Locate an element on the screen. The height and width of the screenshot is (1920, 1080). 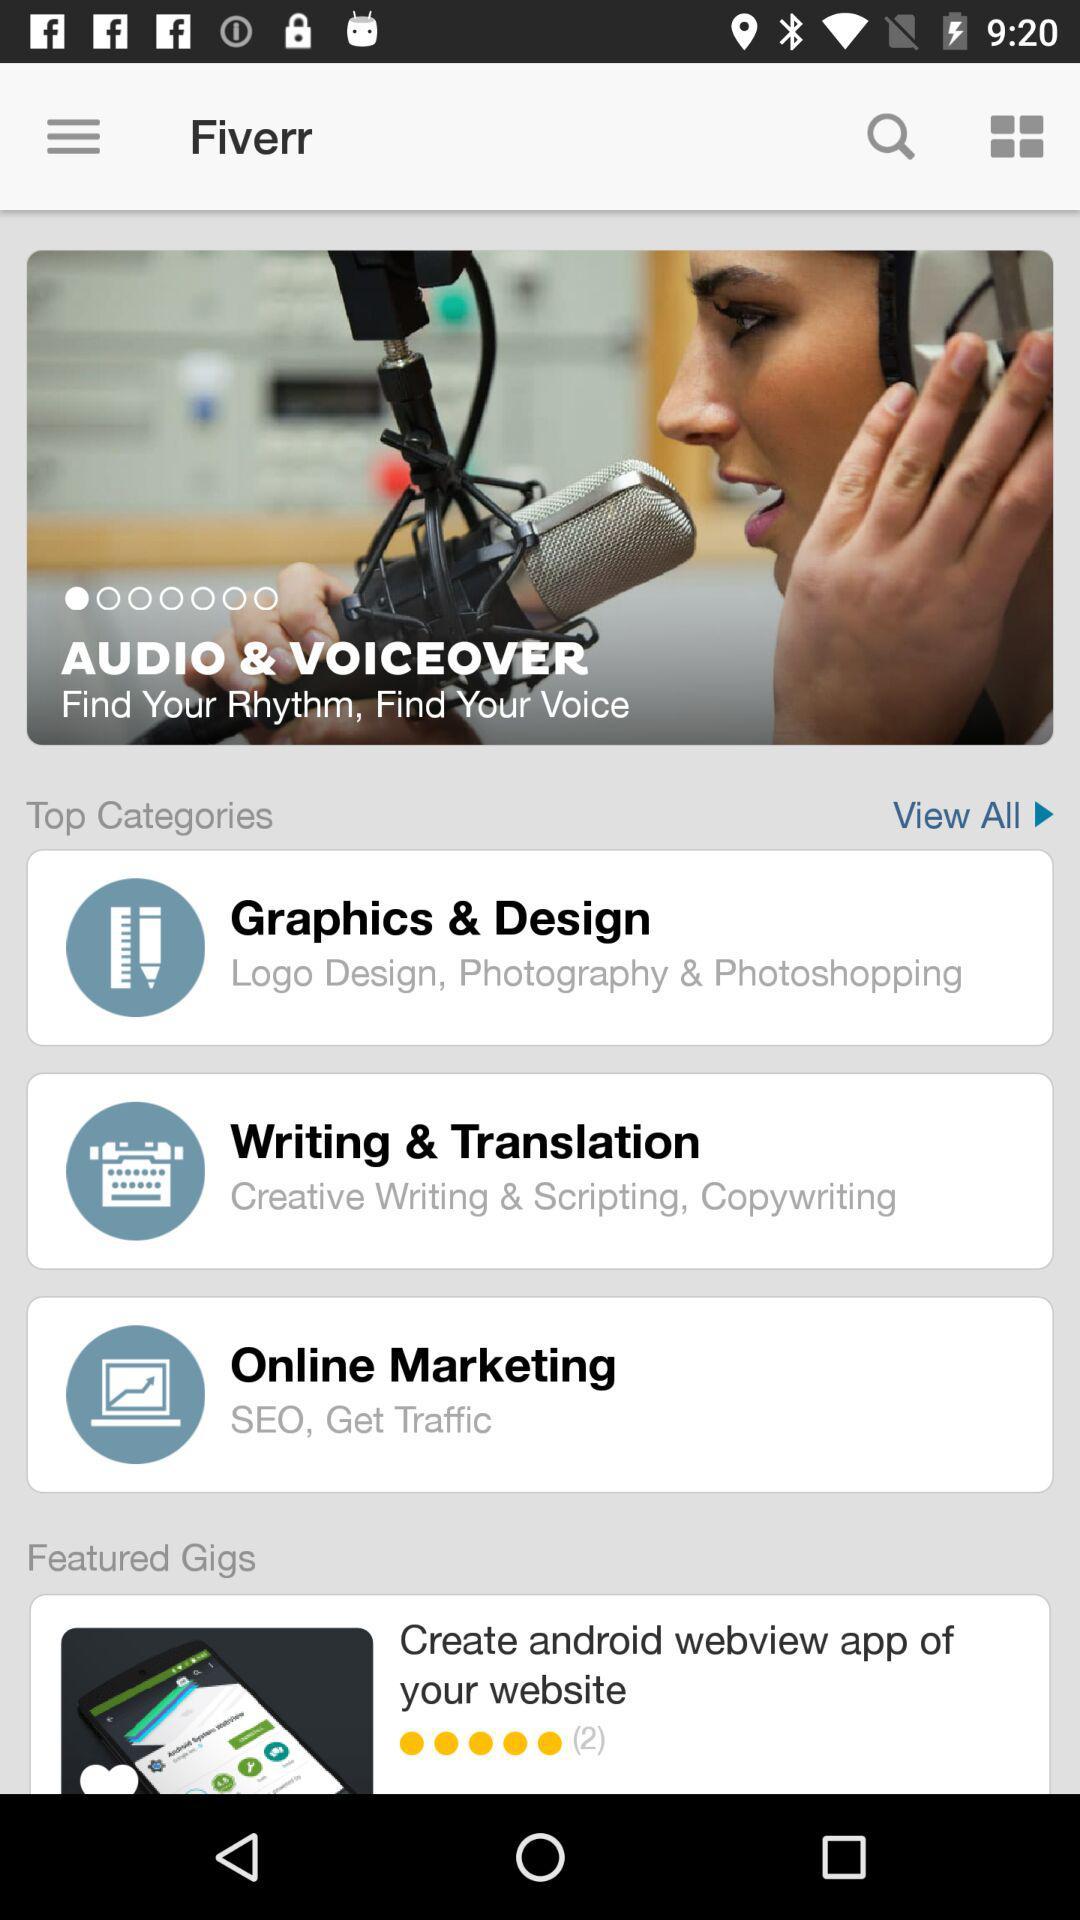
the item below featured gigs icon is located at coordinates (217, 1709).